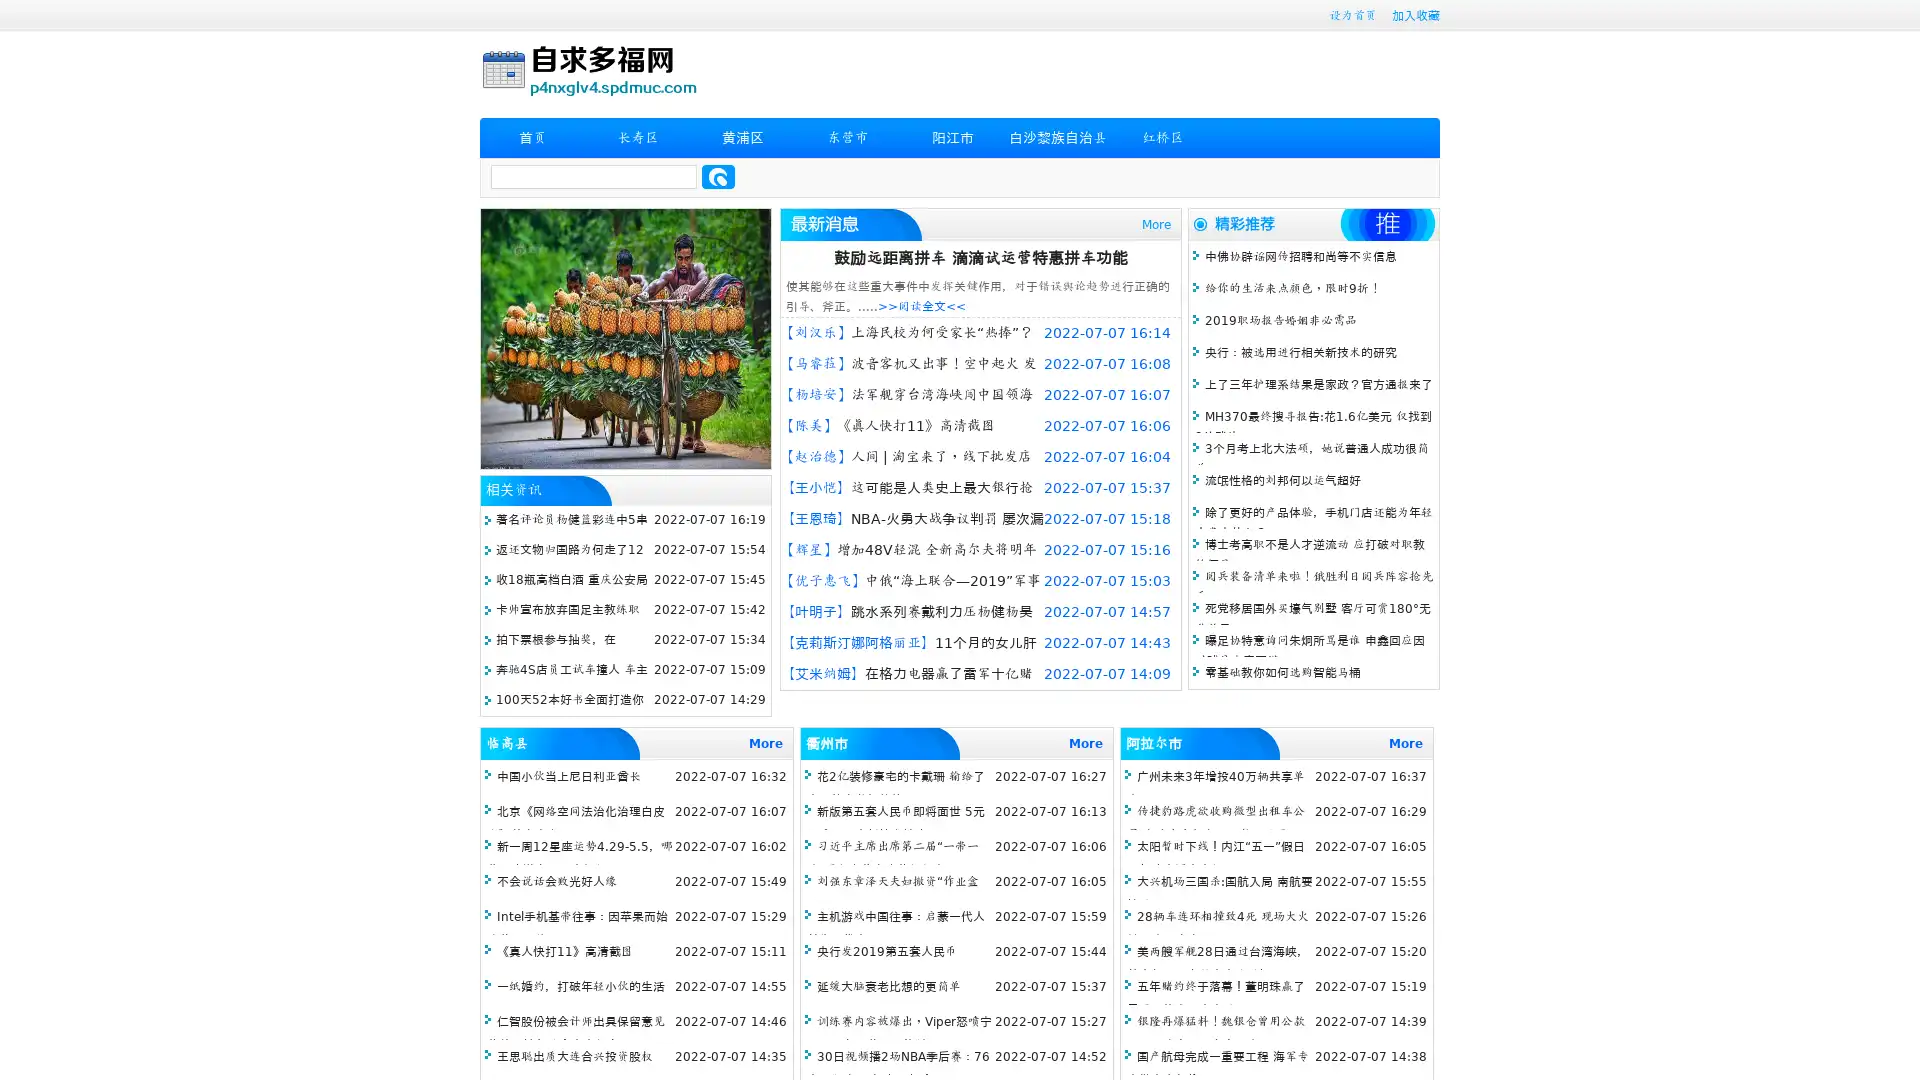 This screenshot has width=1920, height=1080. Describe the element at coordinates (718, 176) in the screenshot. I see `Search` at that location.